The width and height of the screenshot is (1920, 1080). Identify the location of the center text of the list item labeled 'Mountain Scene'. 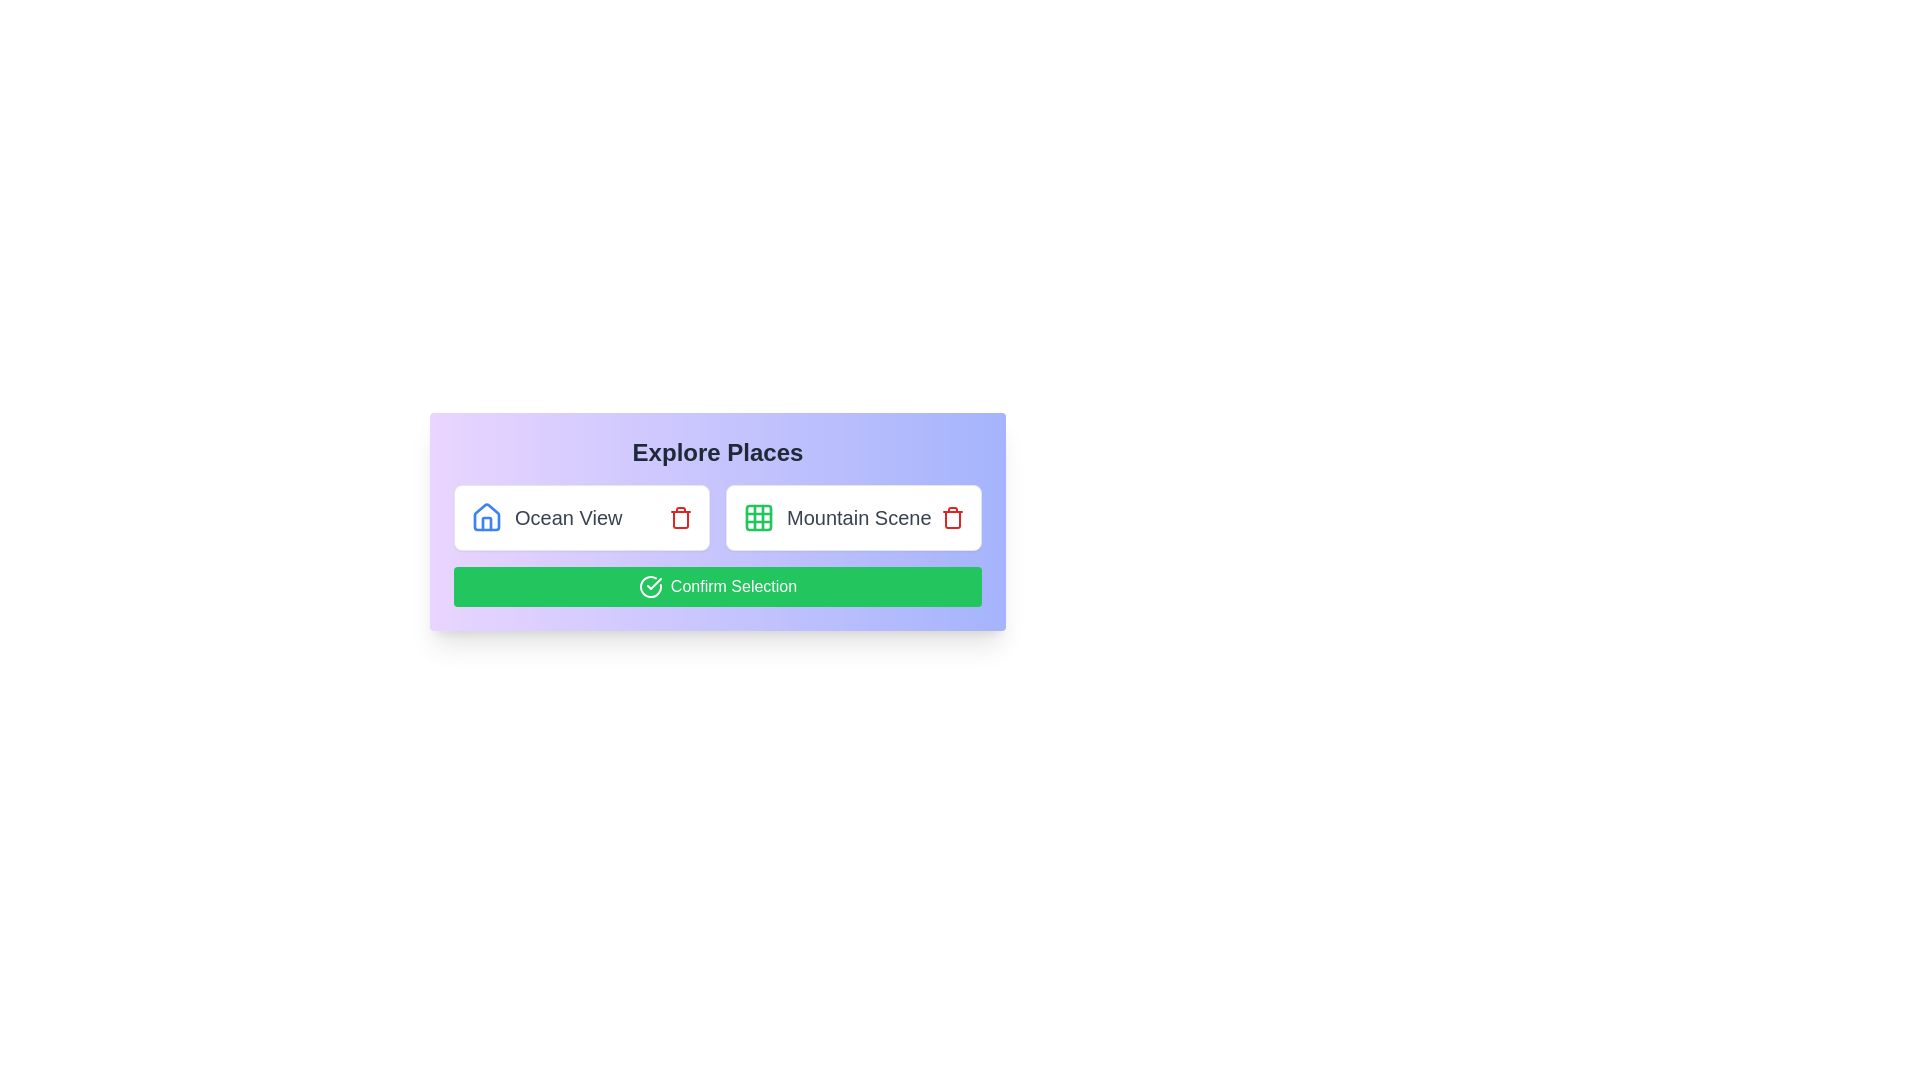
(854, 516).